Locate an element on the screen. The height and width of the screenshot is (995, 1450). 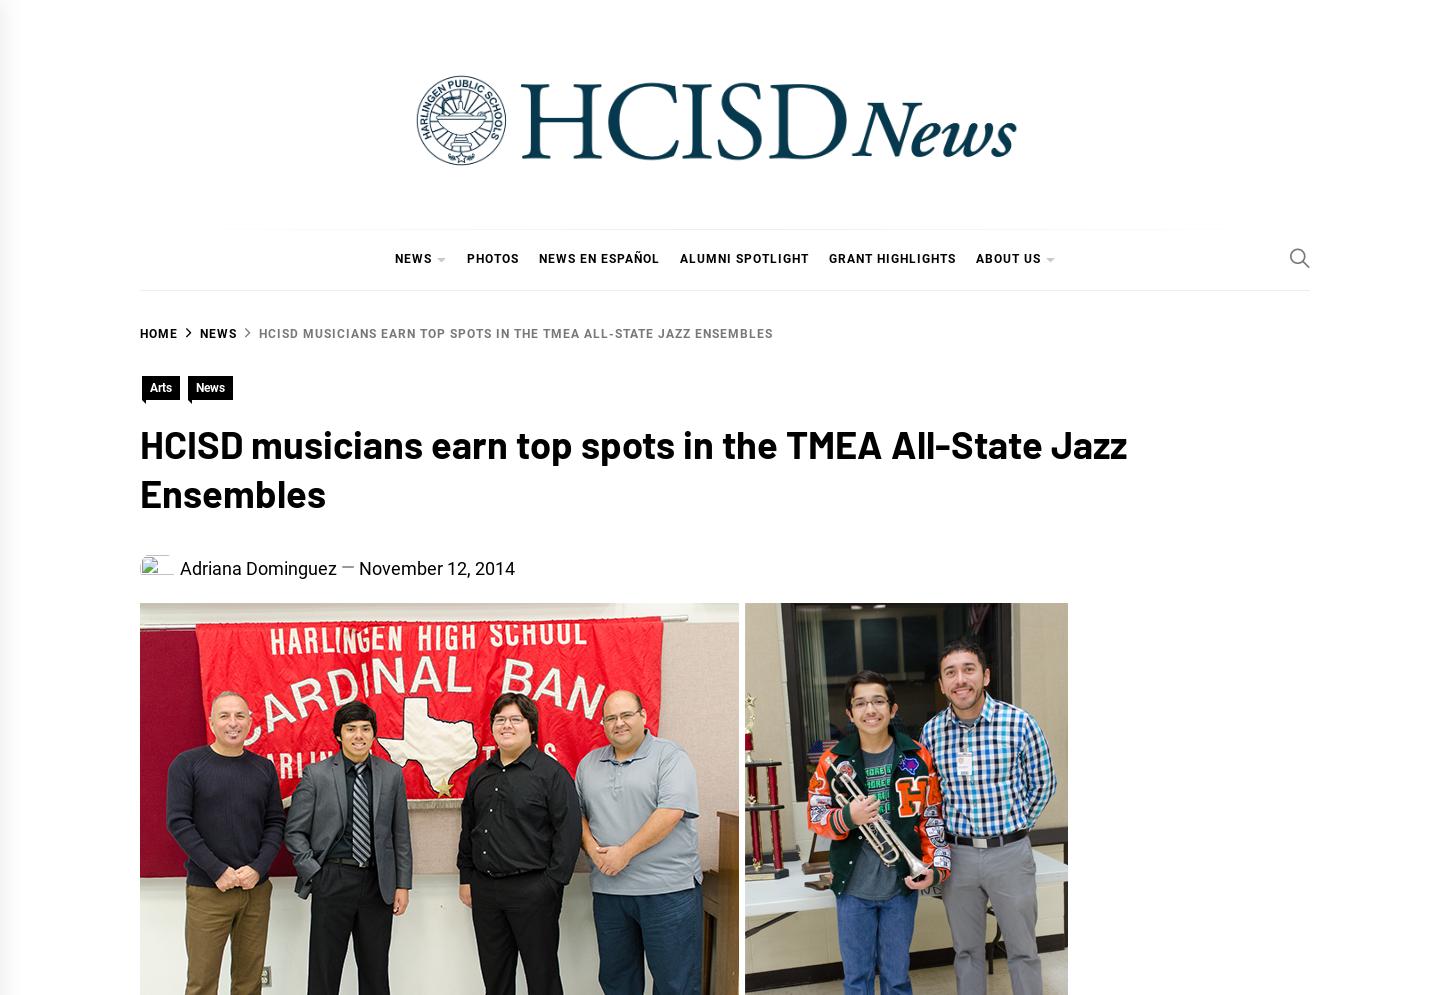
'Alumni Spotlight' is located at coordinates (743, 258).